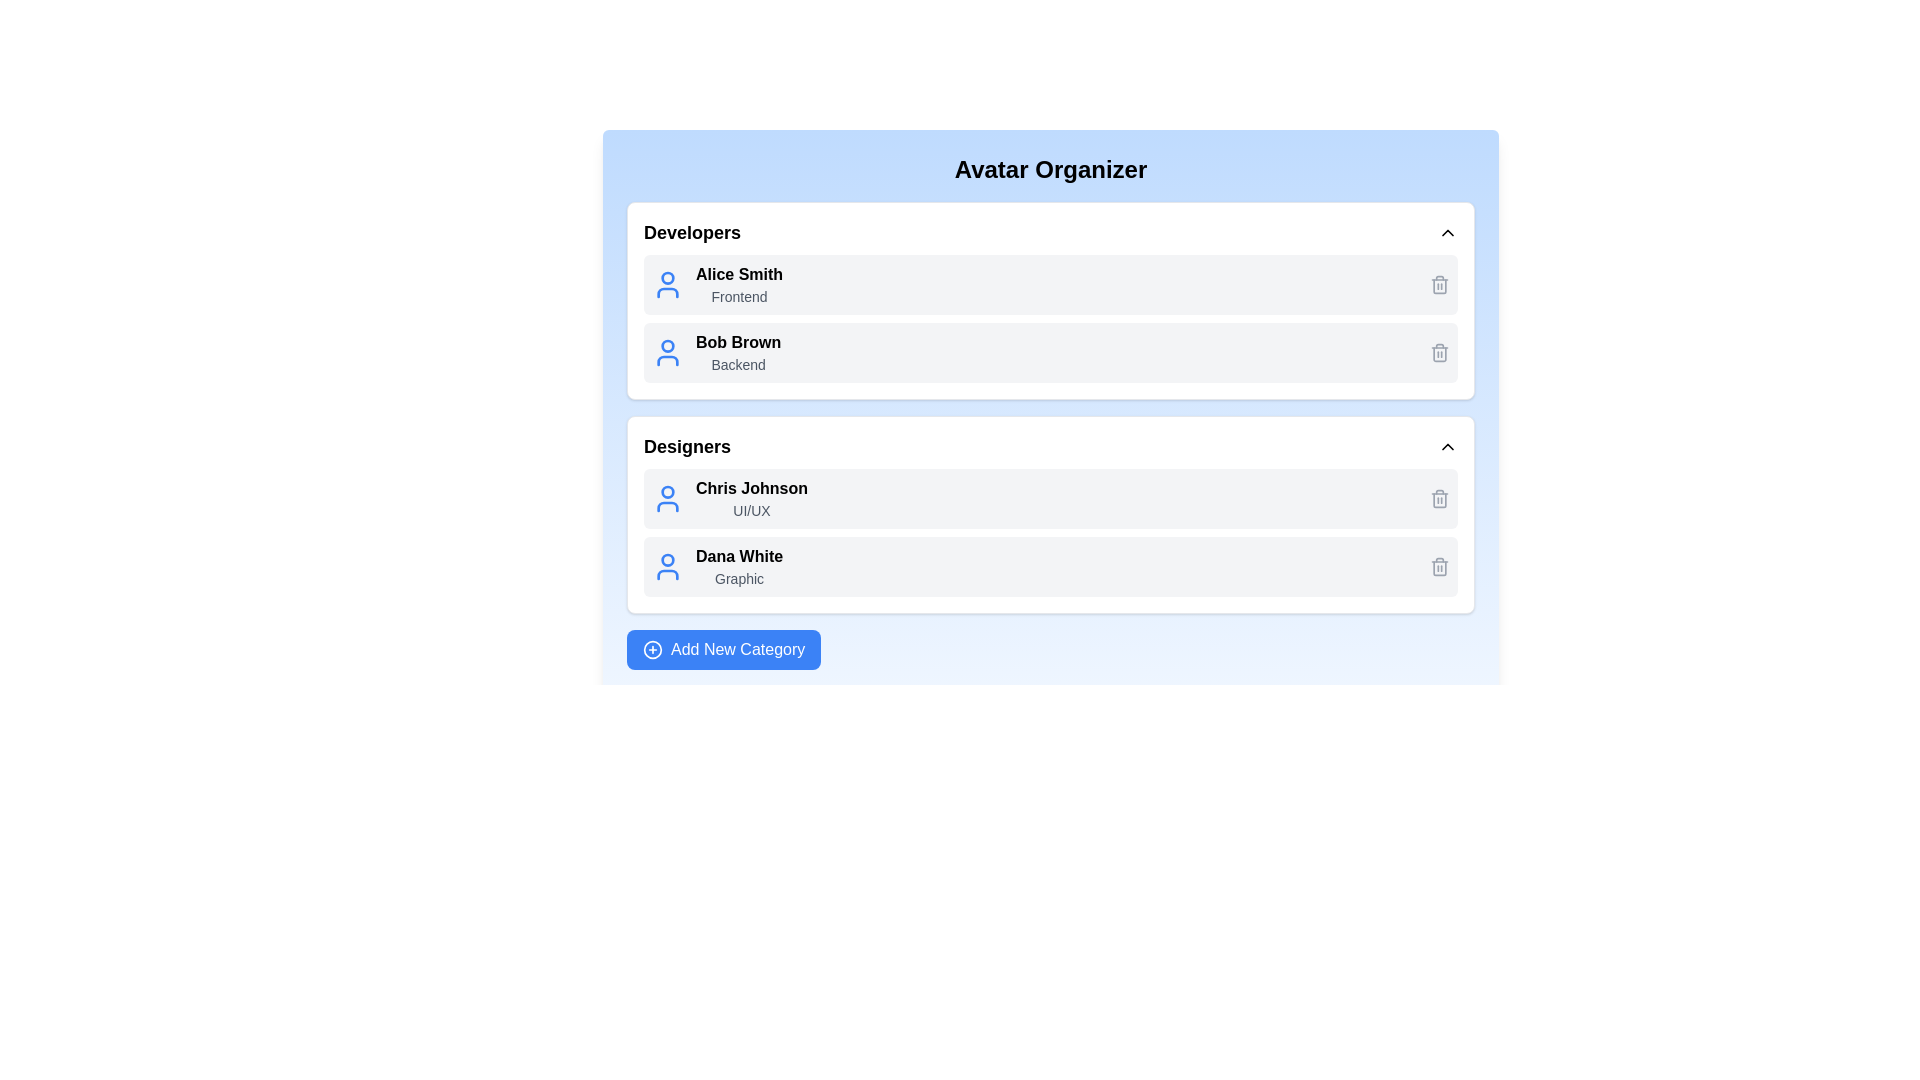 This screenshot has width=1920, height=1080. Describe the element at coordinates (1050, 352) in the screenshot. I see `displayed user information from the user card featuring the name 'Bob Brown' and subtitle 'Backend', which is located below the 'Alice Smith Frontend' card in the 'Developers' section` at that location.